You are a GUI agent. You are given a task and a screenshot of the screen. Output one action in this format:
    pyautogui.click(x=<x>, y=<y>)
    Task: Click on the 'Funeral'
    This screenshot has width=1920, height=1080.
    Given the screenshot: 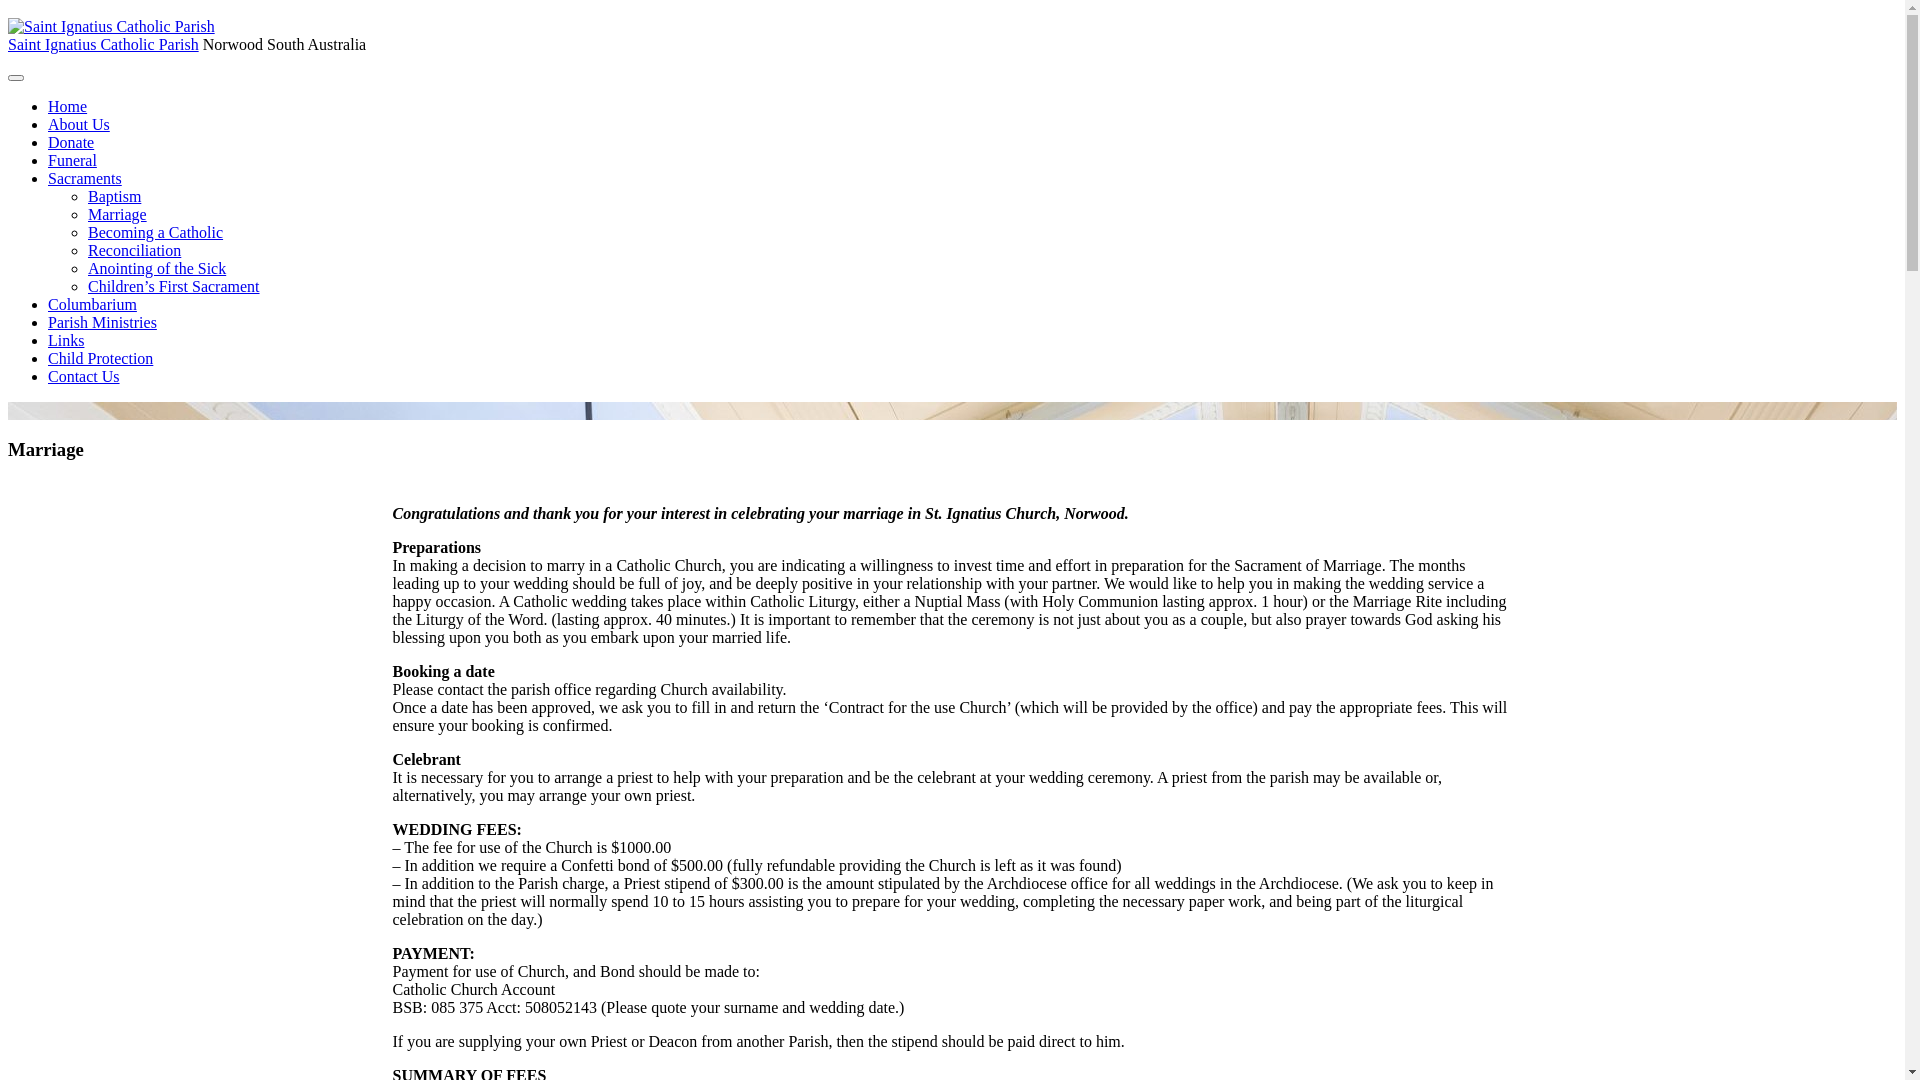 What is the action you would take?
    pyautogui.click(x=72, y=159)
    